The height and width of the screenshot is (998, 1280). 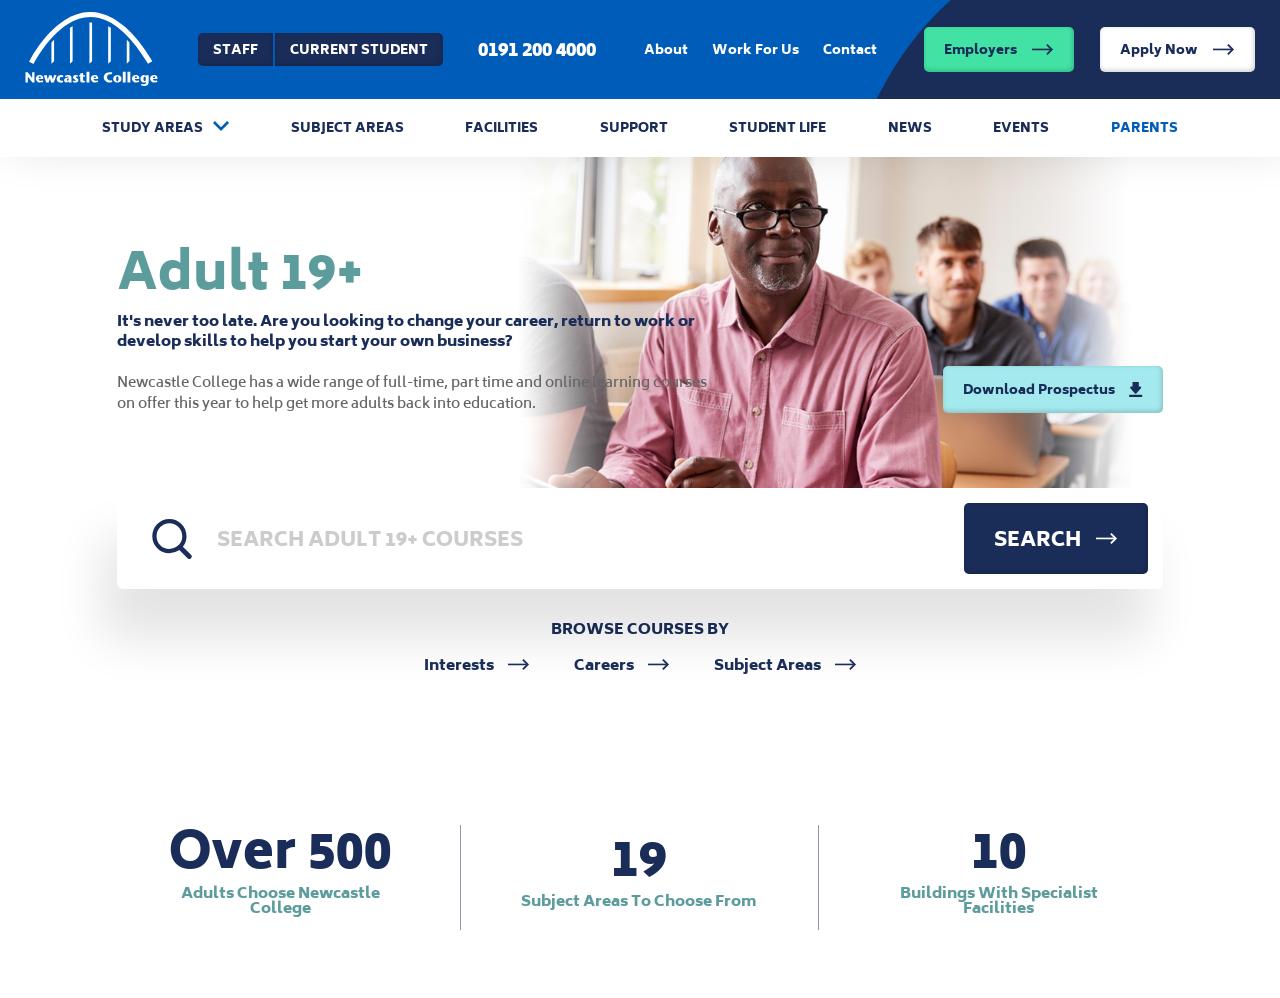 What do you see at coordinates (279, 848) in the screenshot?
I see `'Over 500'` at bounding box center [279, 848].